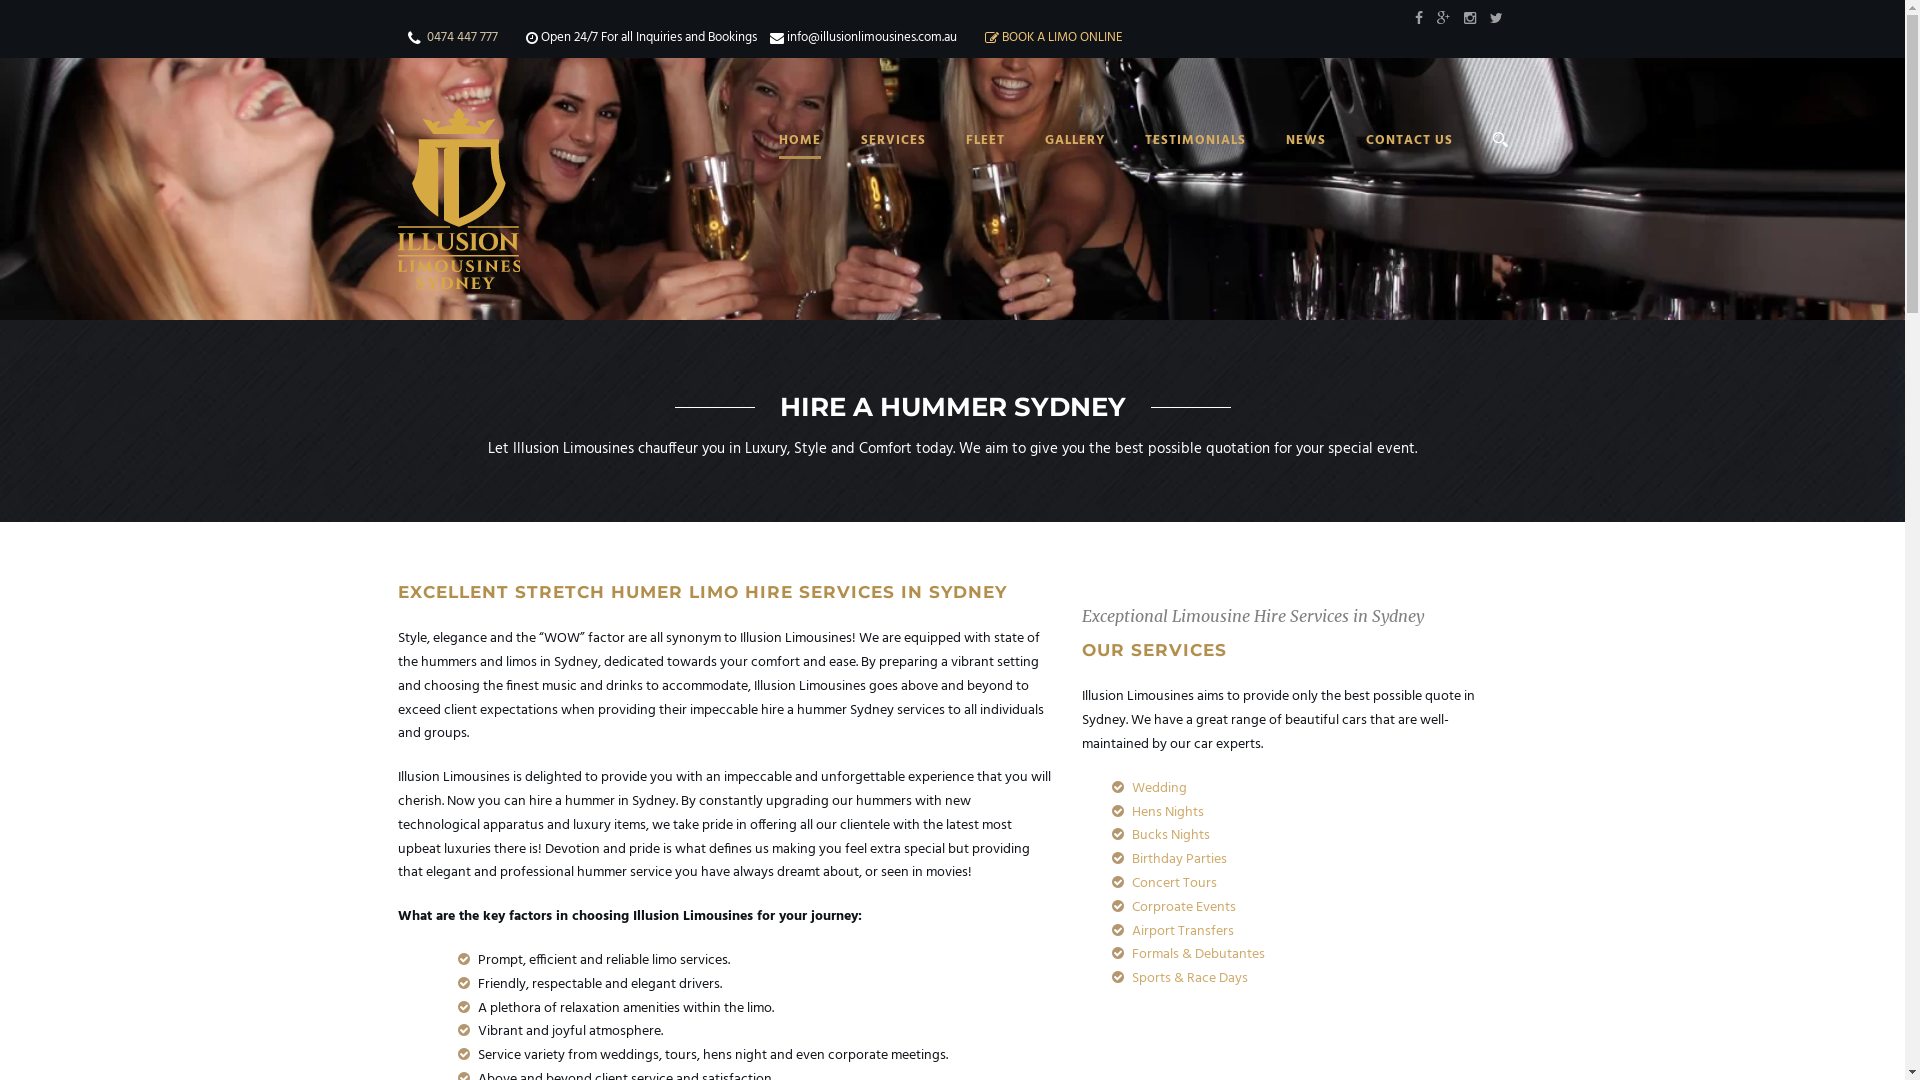  I want to click on 'FLEET', so click(965, 162).